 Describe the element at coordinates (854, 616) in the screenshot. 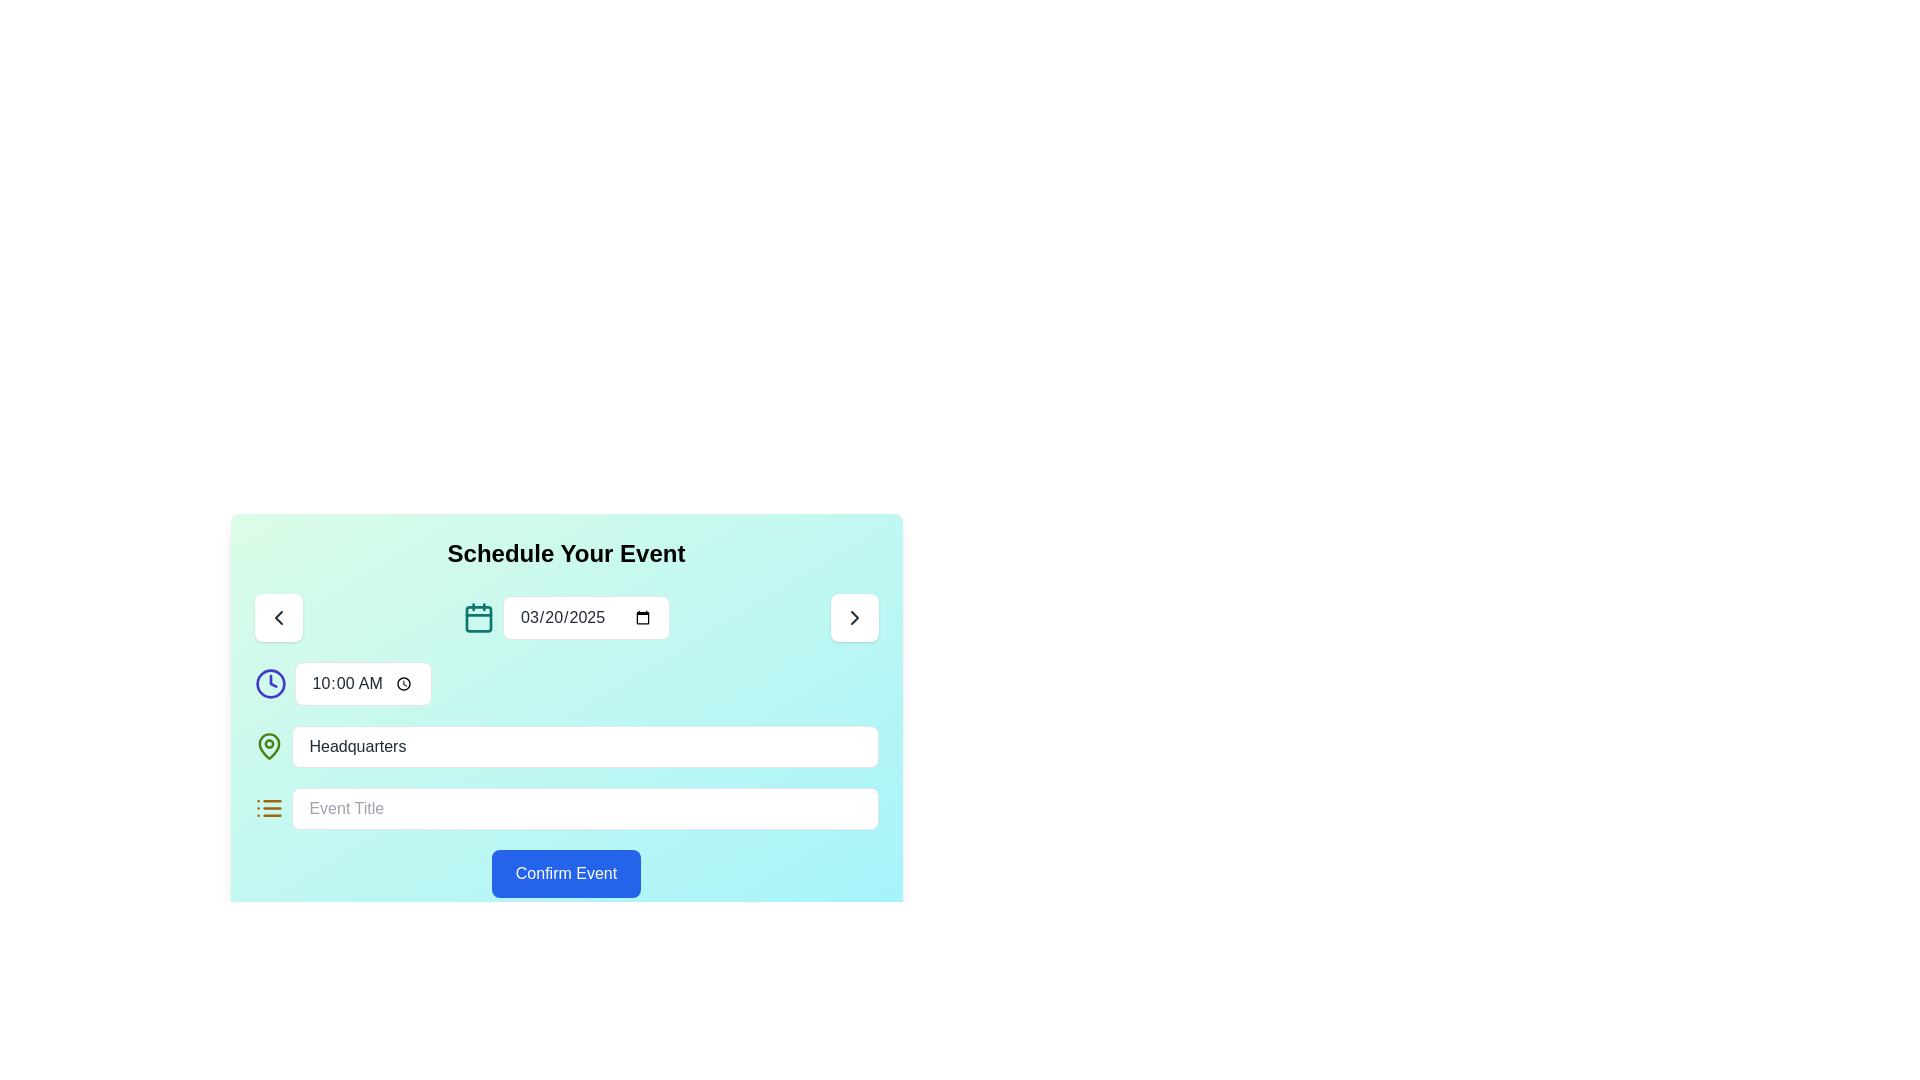

I see `the navigation button located at the far right of the top row, which is aligned with a date input field and calendar icon` at that location.